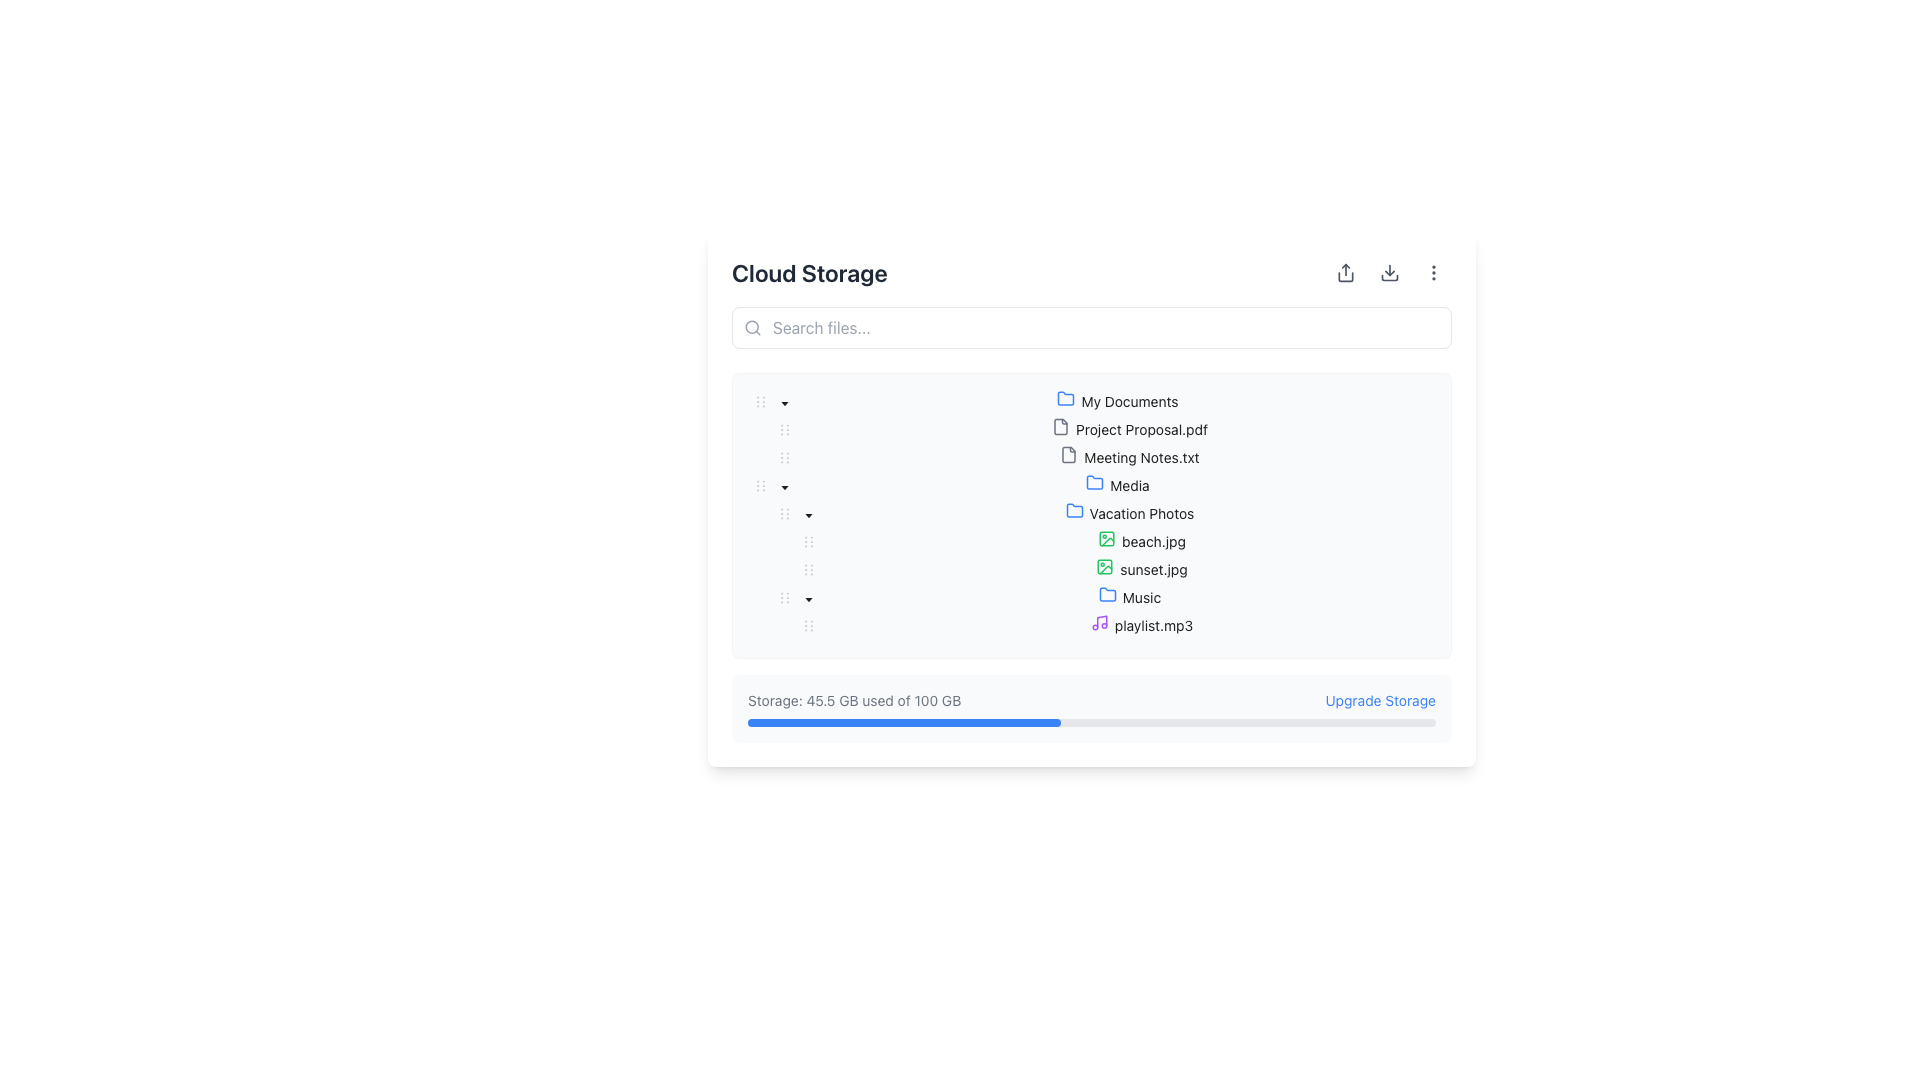 This screenshot has width=1920, height=1080. What do you see at coordinates (854, 700) in the screenshot?
I see `the text label displaying 'Storage: 45.5 GB used of 100 GB' located in the bottom-right part of the interface, above a horizontal progress bar and adjacent to the 'Upgrade Storage' link` at bounding box center [854, 700].